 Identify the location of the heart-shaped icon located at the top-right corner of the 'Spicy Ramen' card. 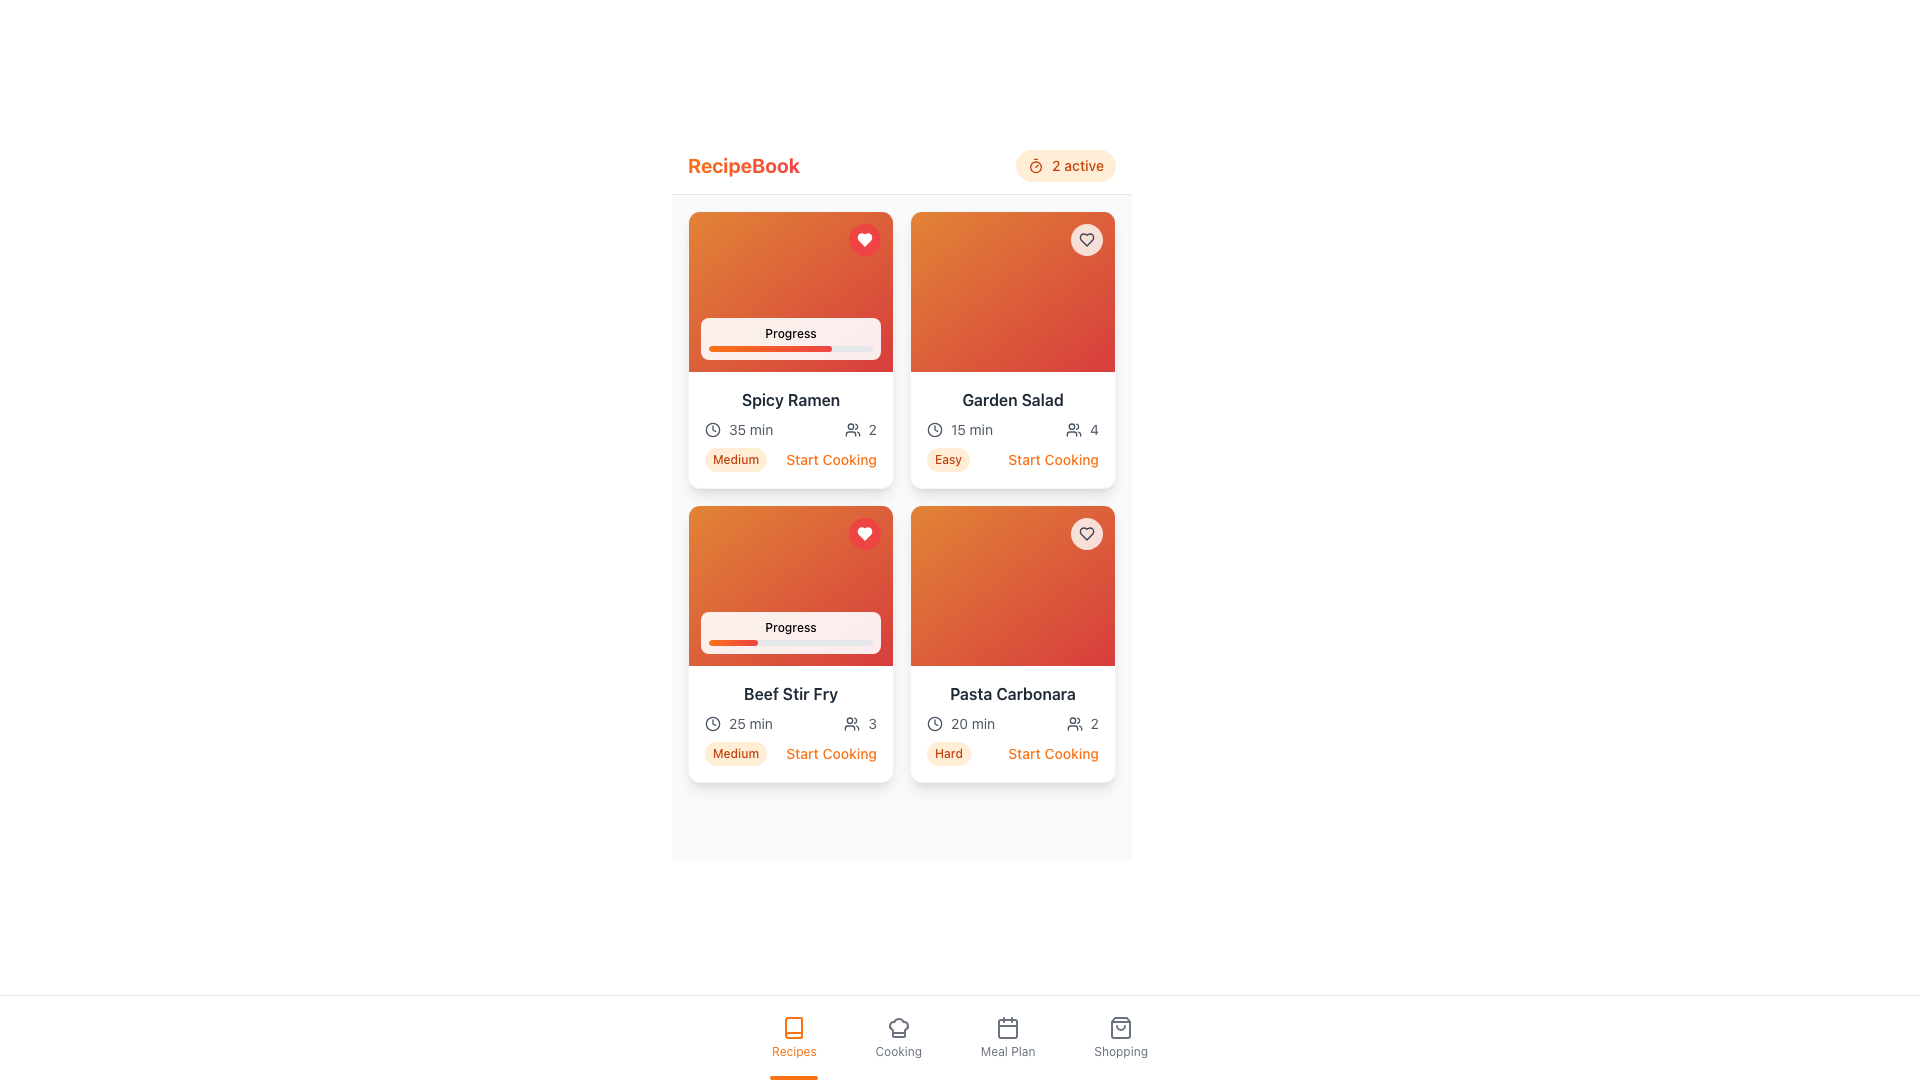
(1085, 238).